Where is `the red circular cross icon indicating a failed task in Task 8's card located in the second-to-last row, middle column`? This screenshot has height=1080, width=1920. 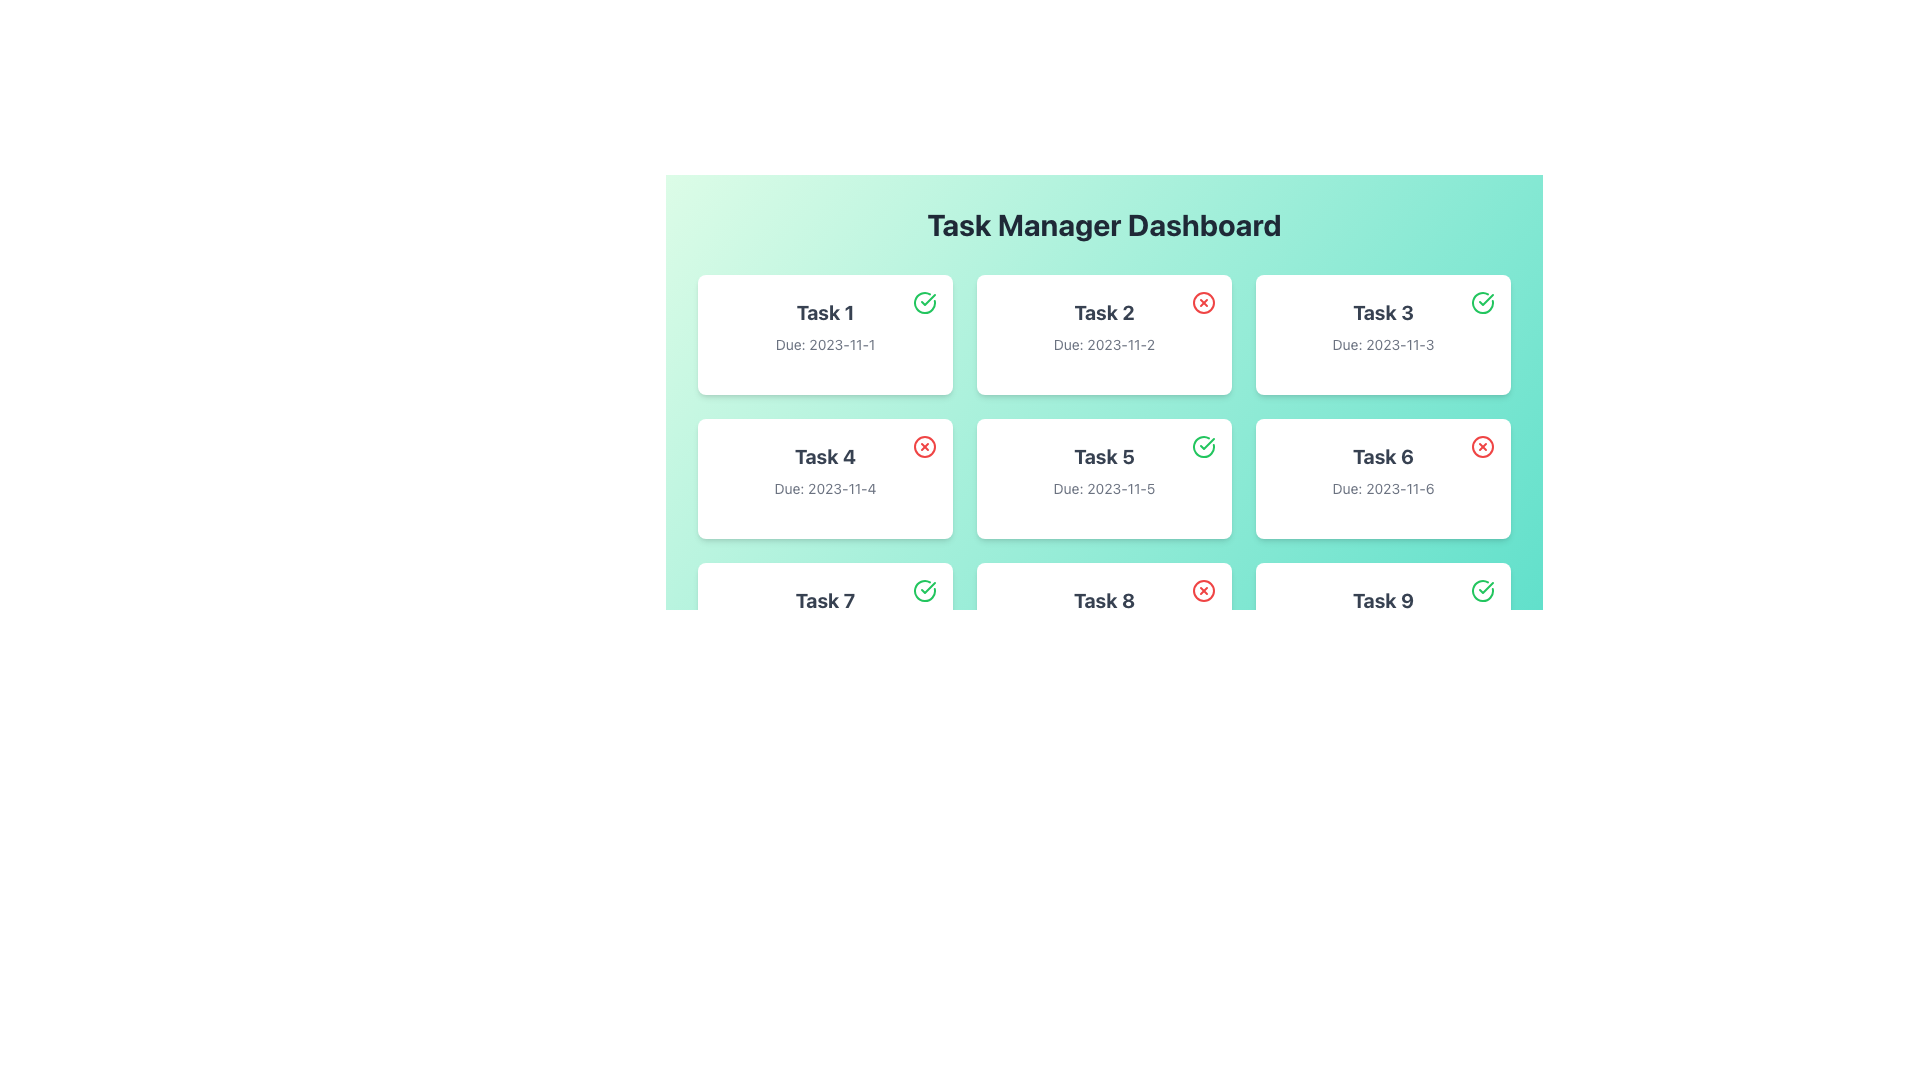 the red circular cross icon indicating a failed task in Task 8's card located in the second-to-last row, middle column is located at coordinates (1203, 589).